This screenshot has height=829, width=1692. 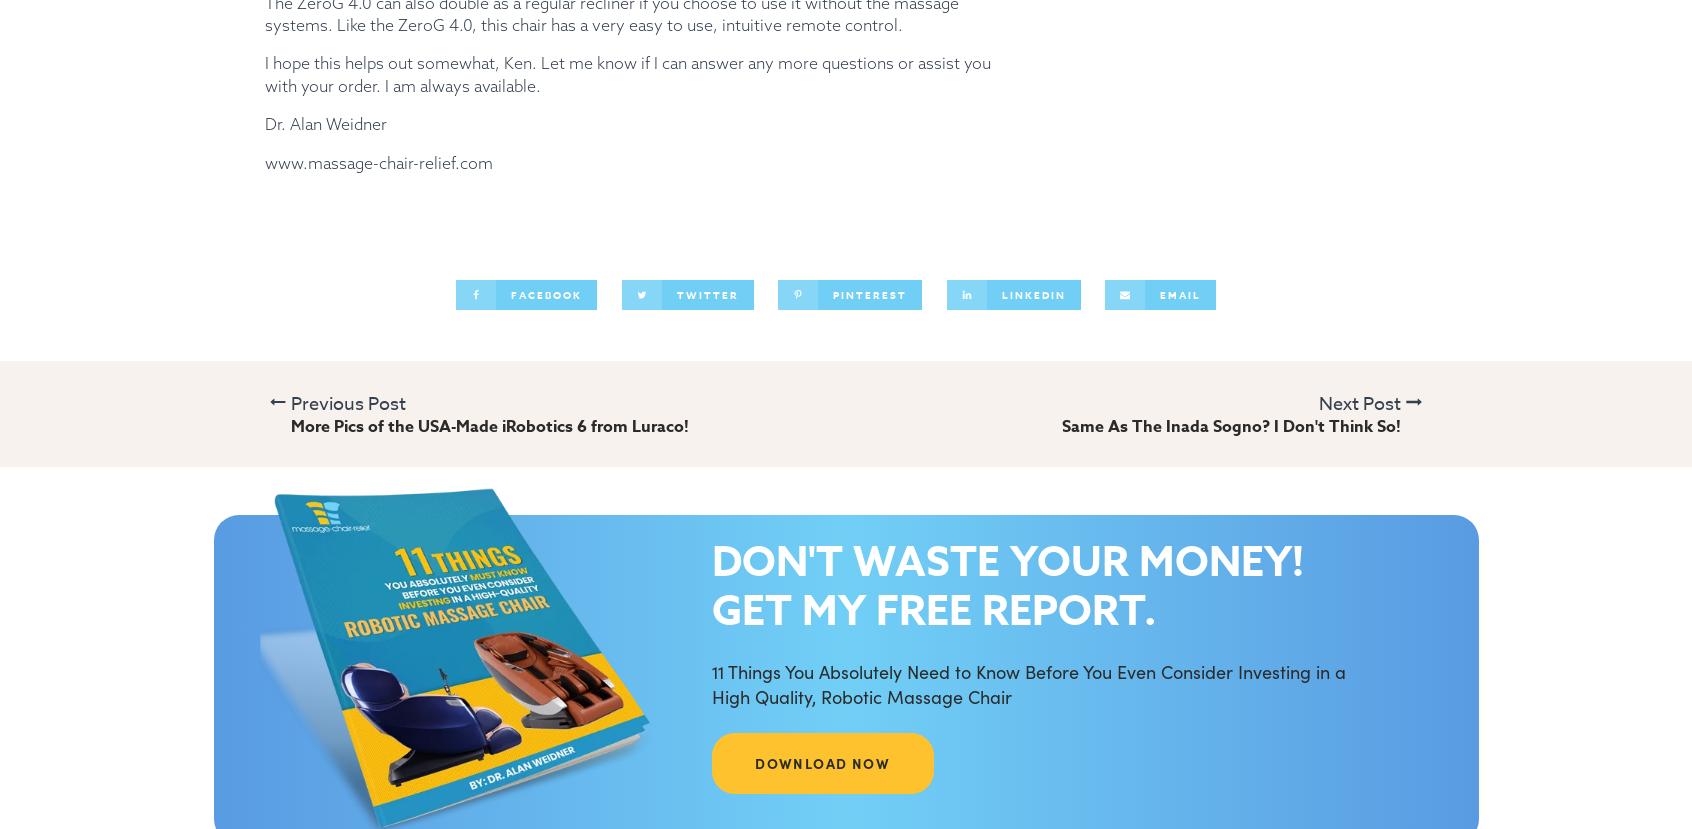 What do you see at coordinates (1318, 403) in the screenshot?
I see `'Next Post'` at bounding box center [1318, 403].